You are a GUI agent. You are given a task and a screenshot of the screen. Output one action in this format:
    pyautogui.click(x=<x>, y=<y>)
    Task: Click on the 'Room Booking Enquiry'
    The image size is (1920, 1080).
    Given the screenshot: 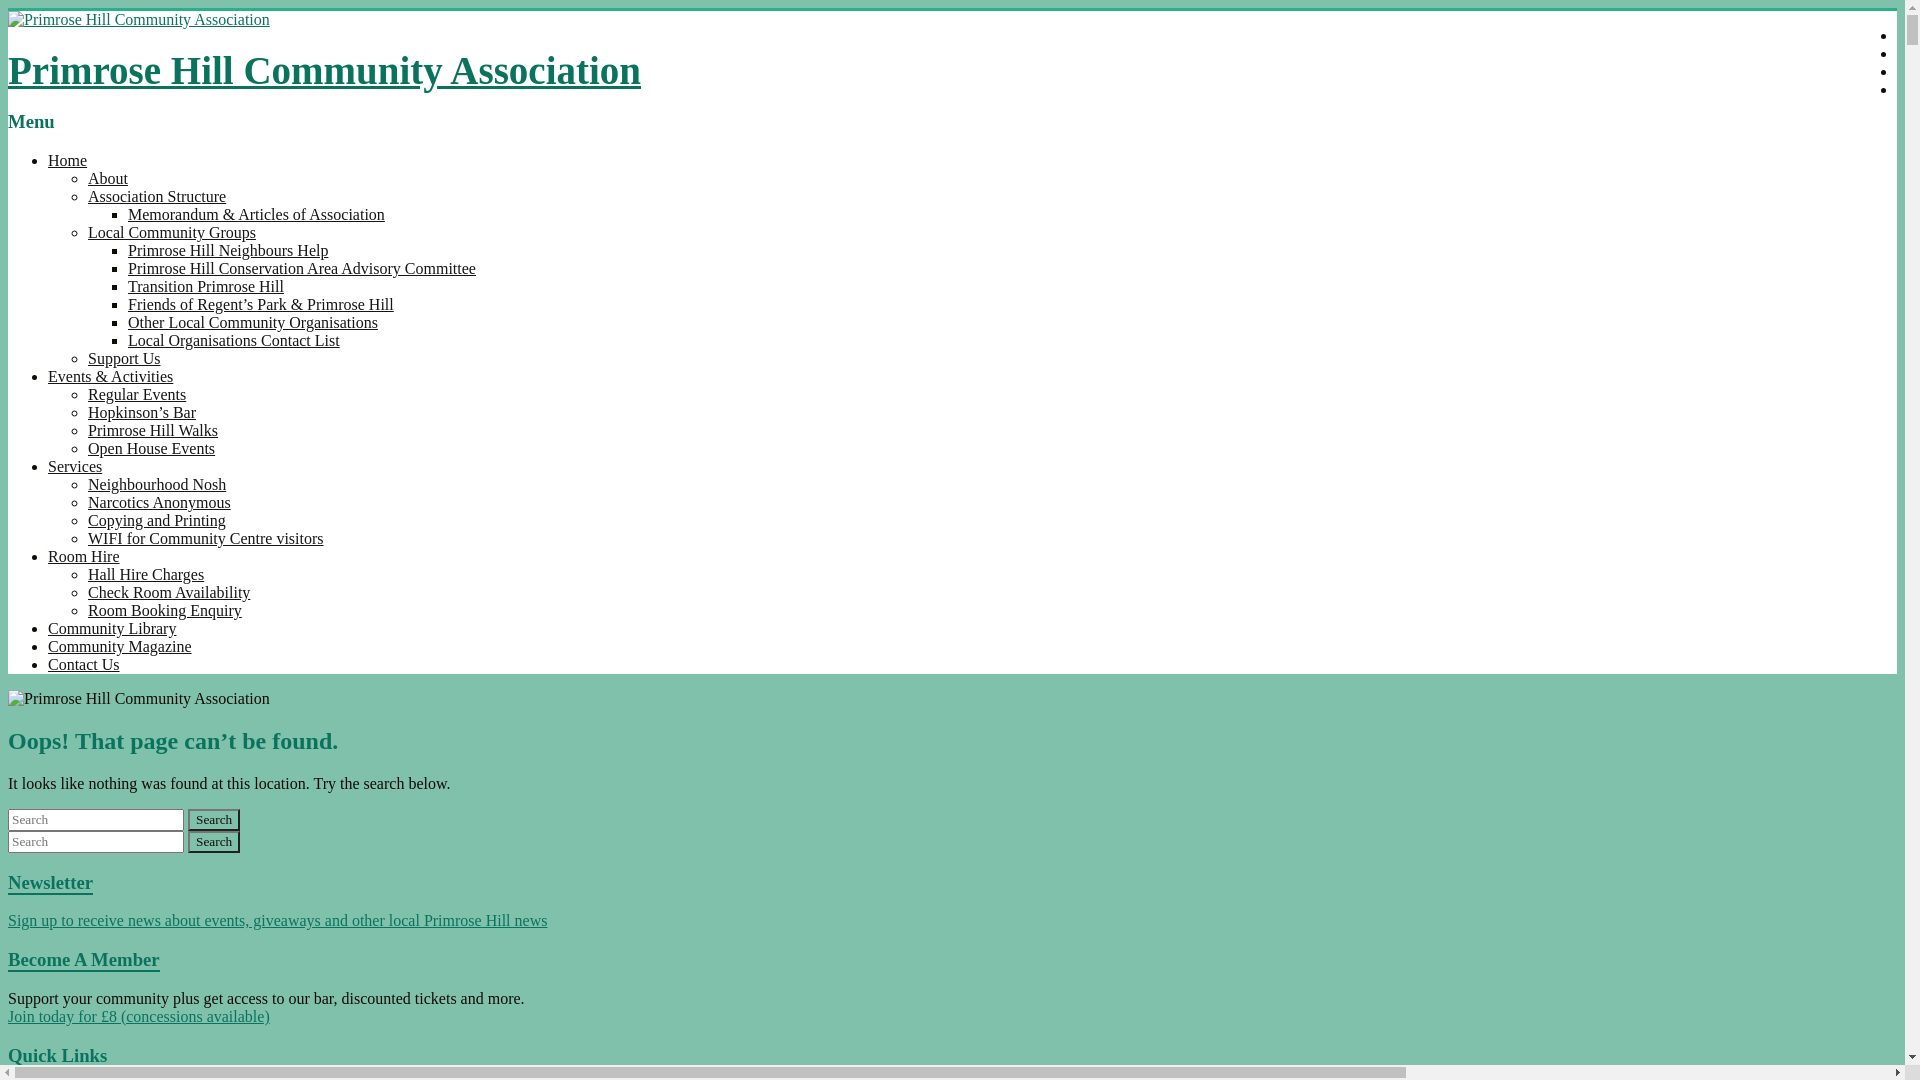 What is the action you would take?
    pyautogui.click(x=164, y=609)
    